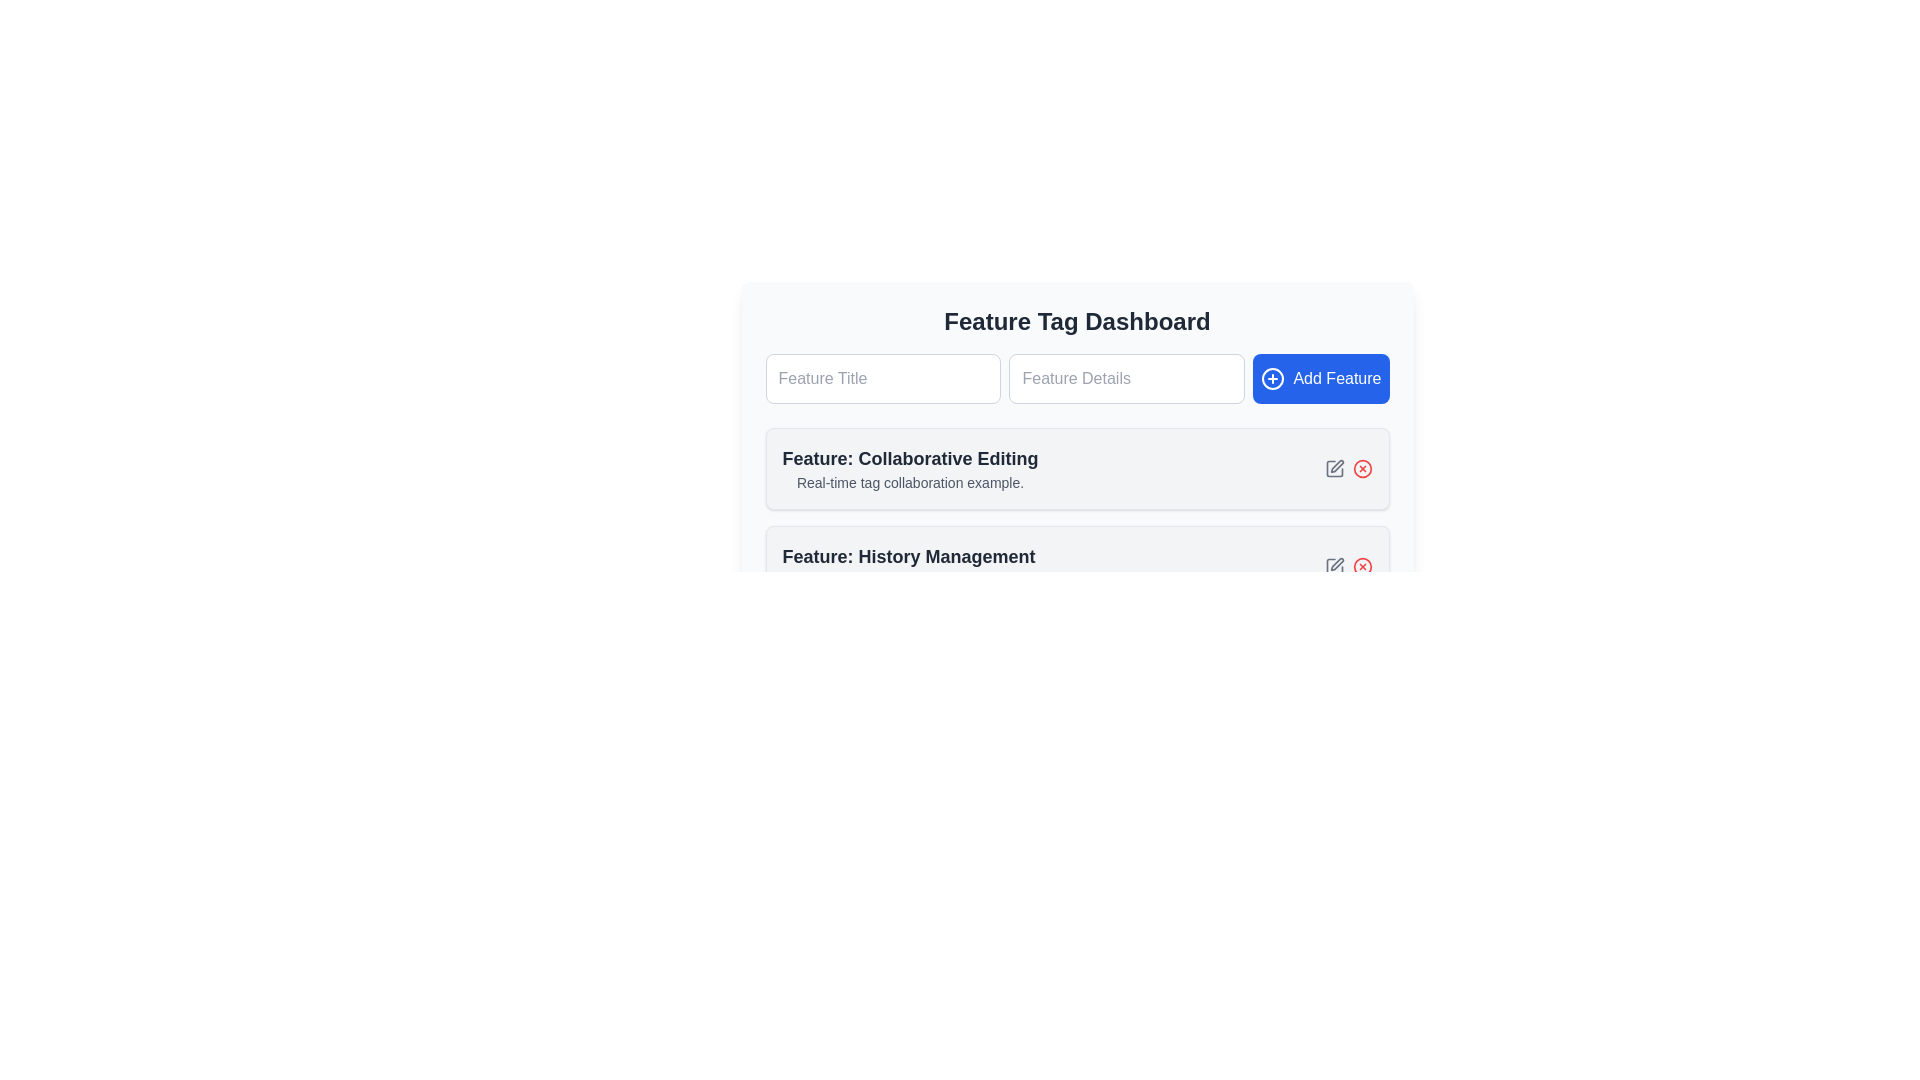  What do you see at coordinates (1272, 378) in the screenshot?
I see `the circular icon with a plus symbol in the center, located within the blue background area, to the left of the text 'Add Feature', to initiate the addition of a feature` at bounding box center [1272, 378].